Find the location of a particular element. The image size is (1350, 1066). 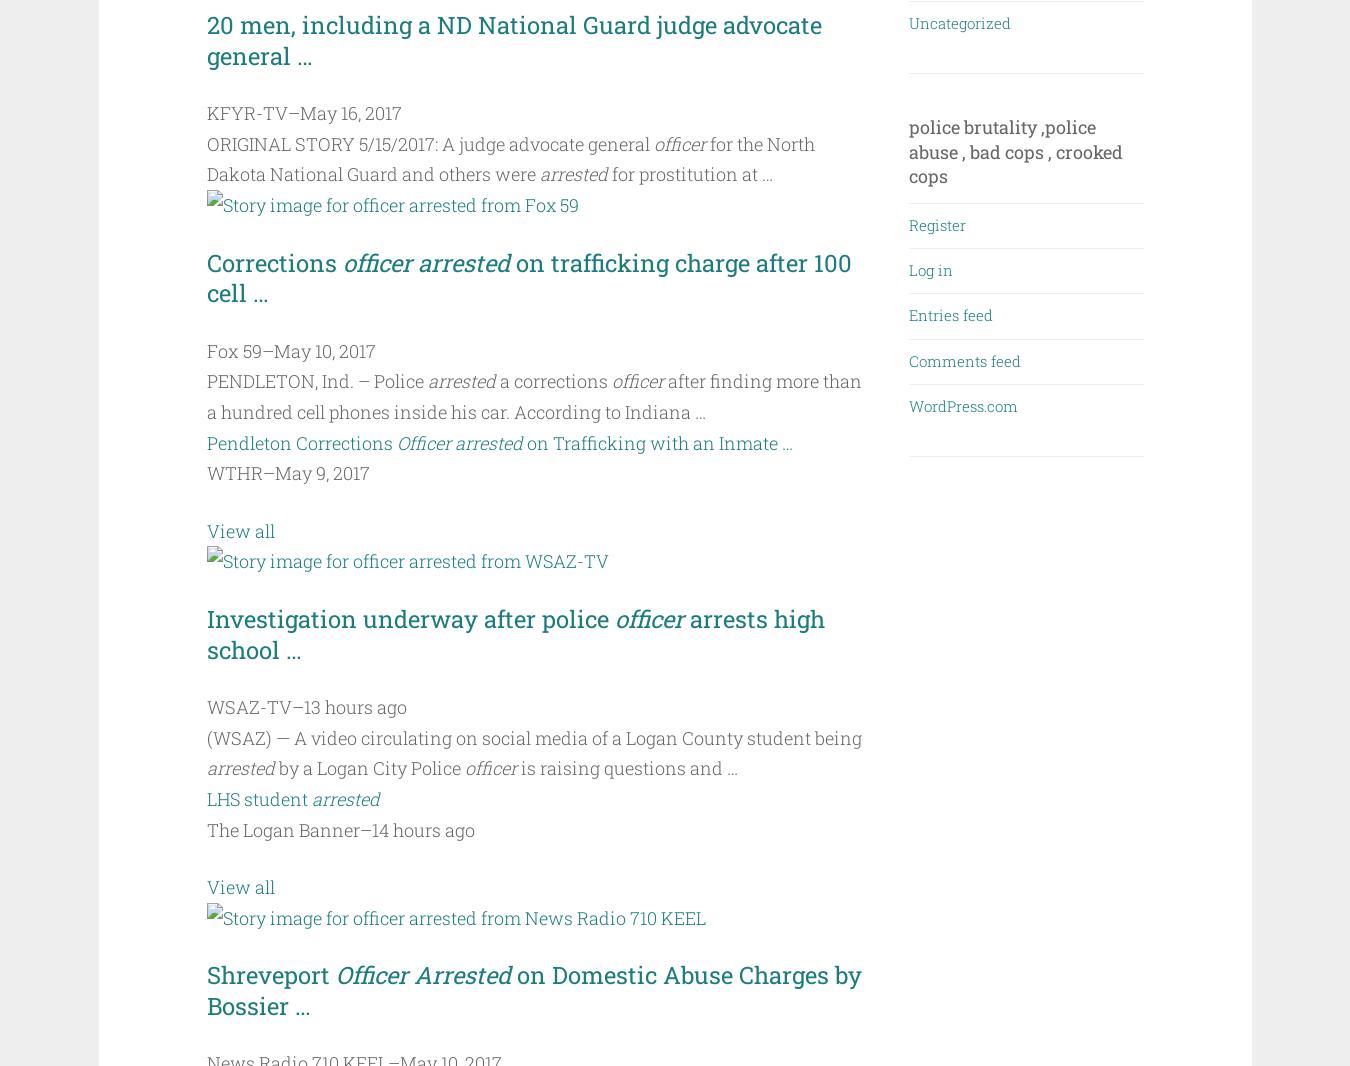

'police brutality ,police abuse , bad cops , crooked cops' is located at coordinates (1016, 150).